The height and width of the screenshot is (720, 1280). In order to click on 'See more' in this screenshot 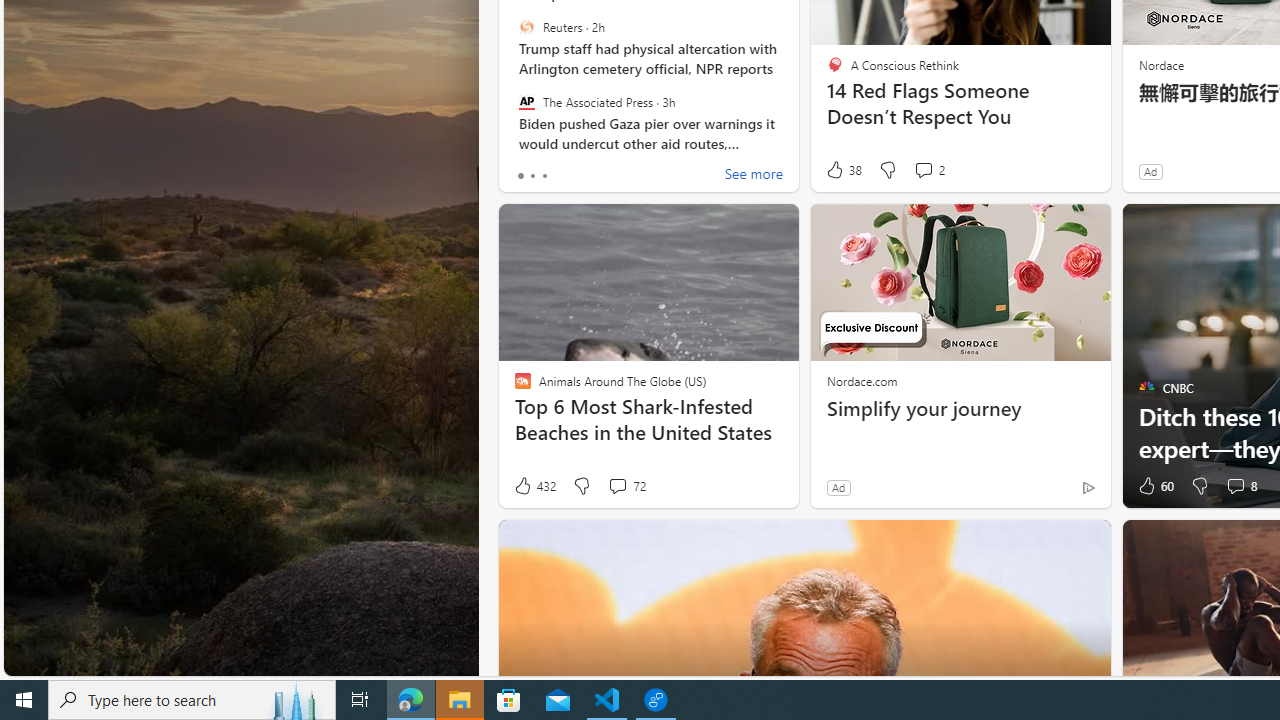, I will do `click(752, 175)`.